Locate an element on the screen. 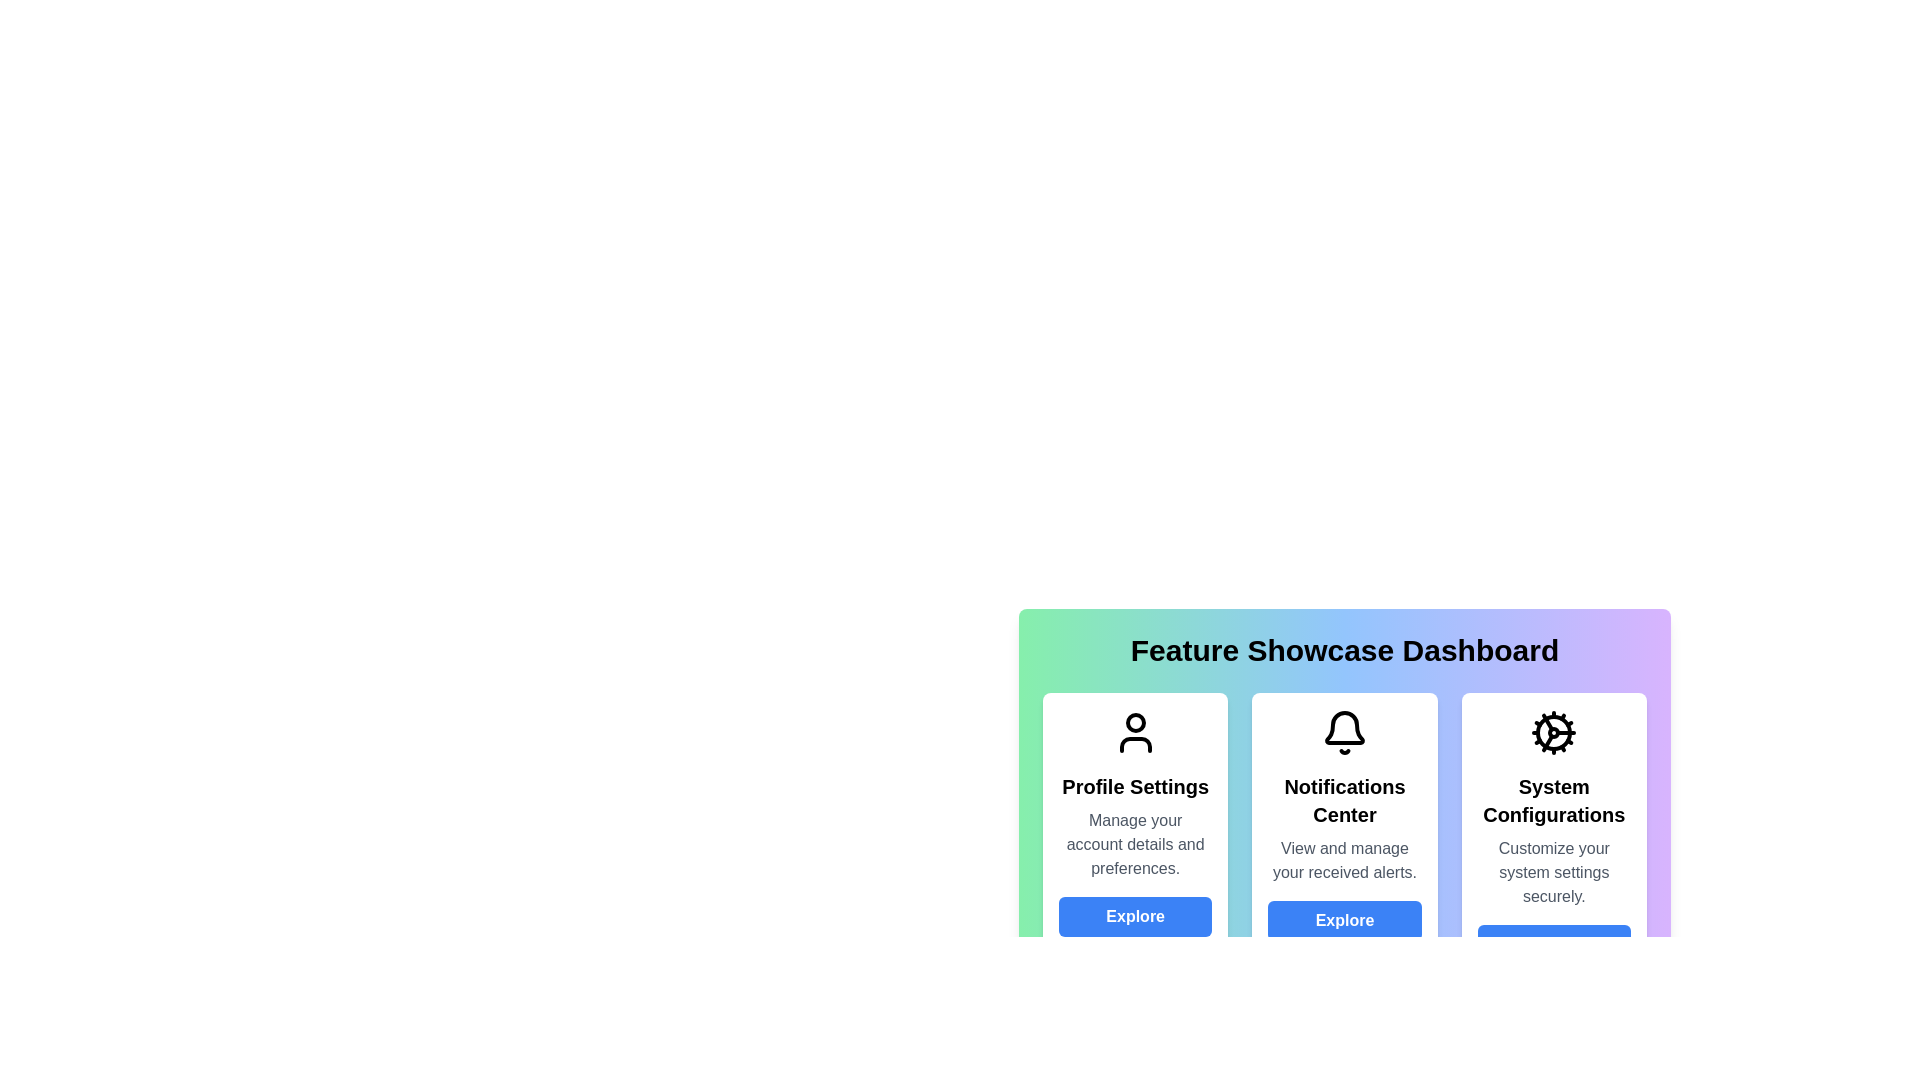  the black user icon located at the top-center of the 'Profile Settings' card is located at coordinates (1135, 732).